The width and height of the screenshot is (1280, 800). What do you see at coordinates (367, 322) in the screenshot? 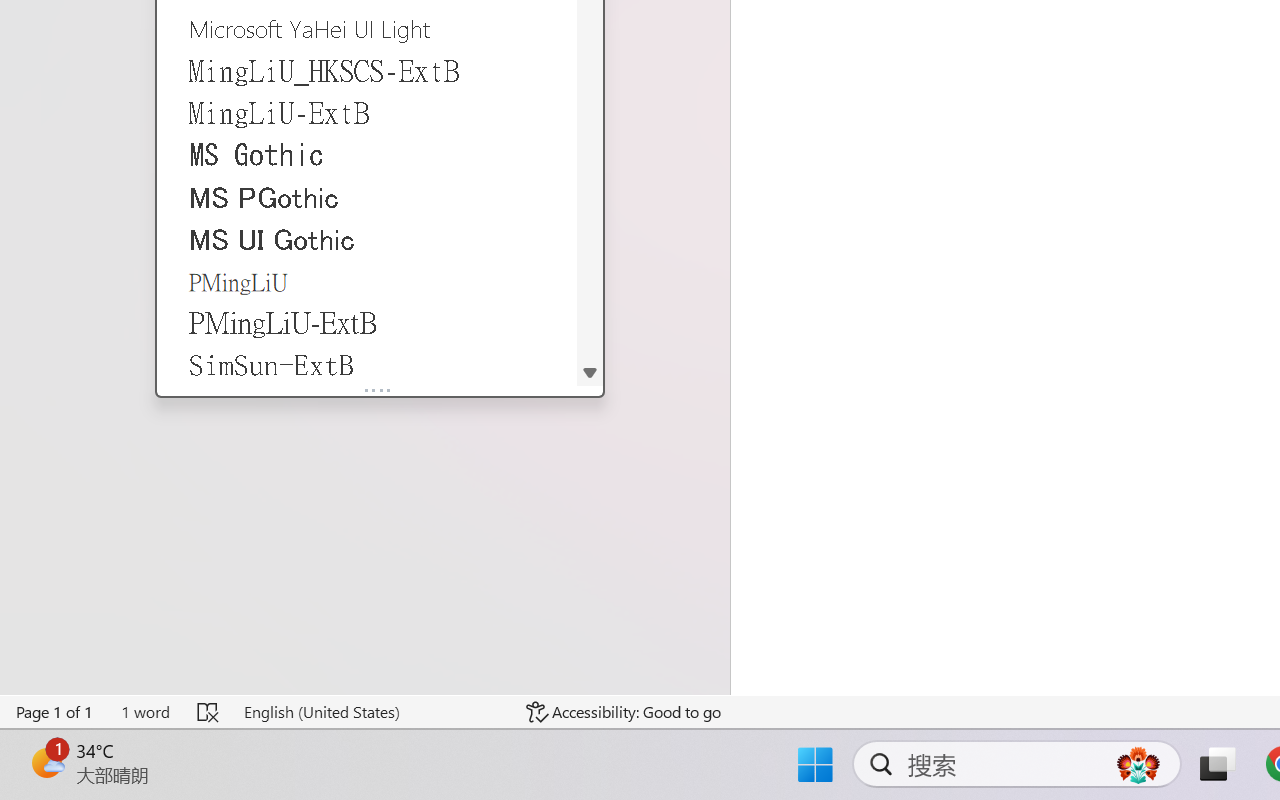
I see `'PMingLiU-ExtB'` at bounding box center [367, 322].